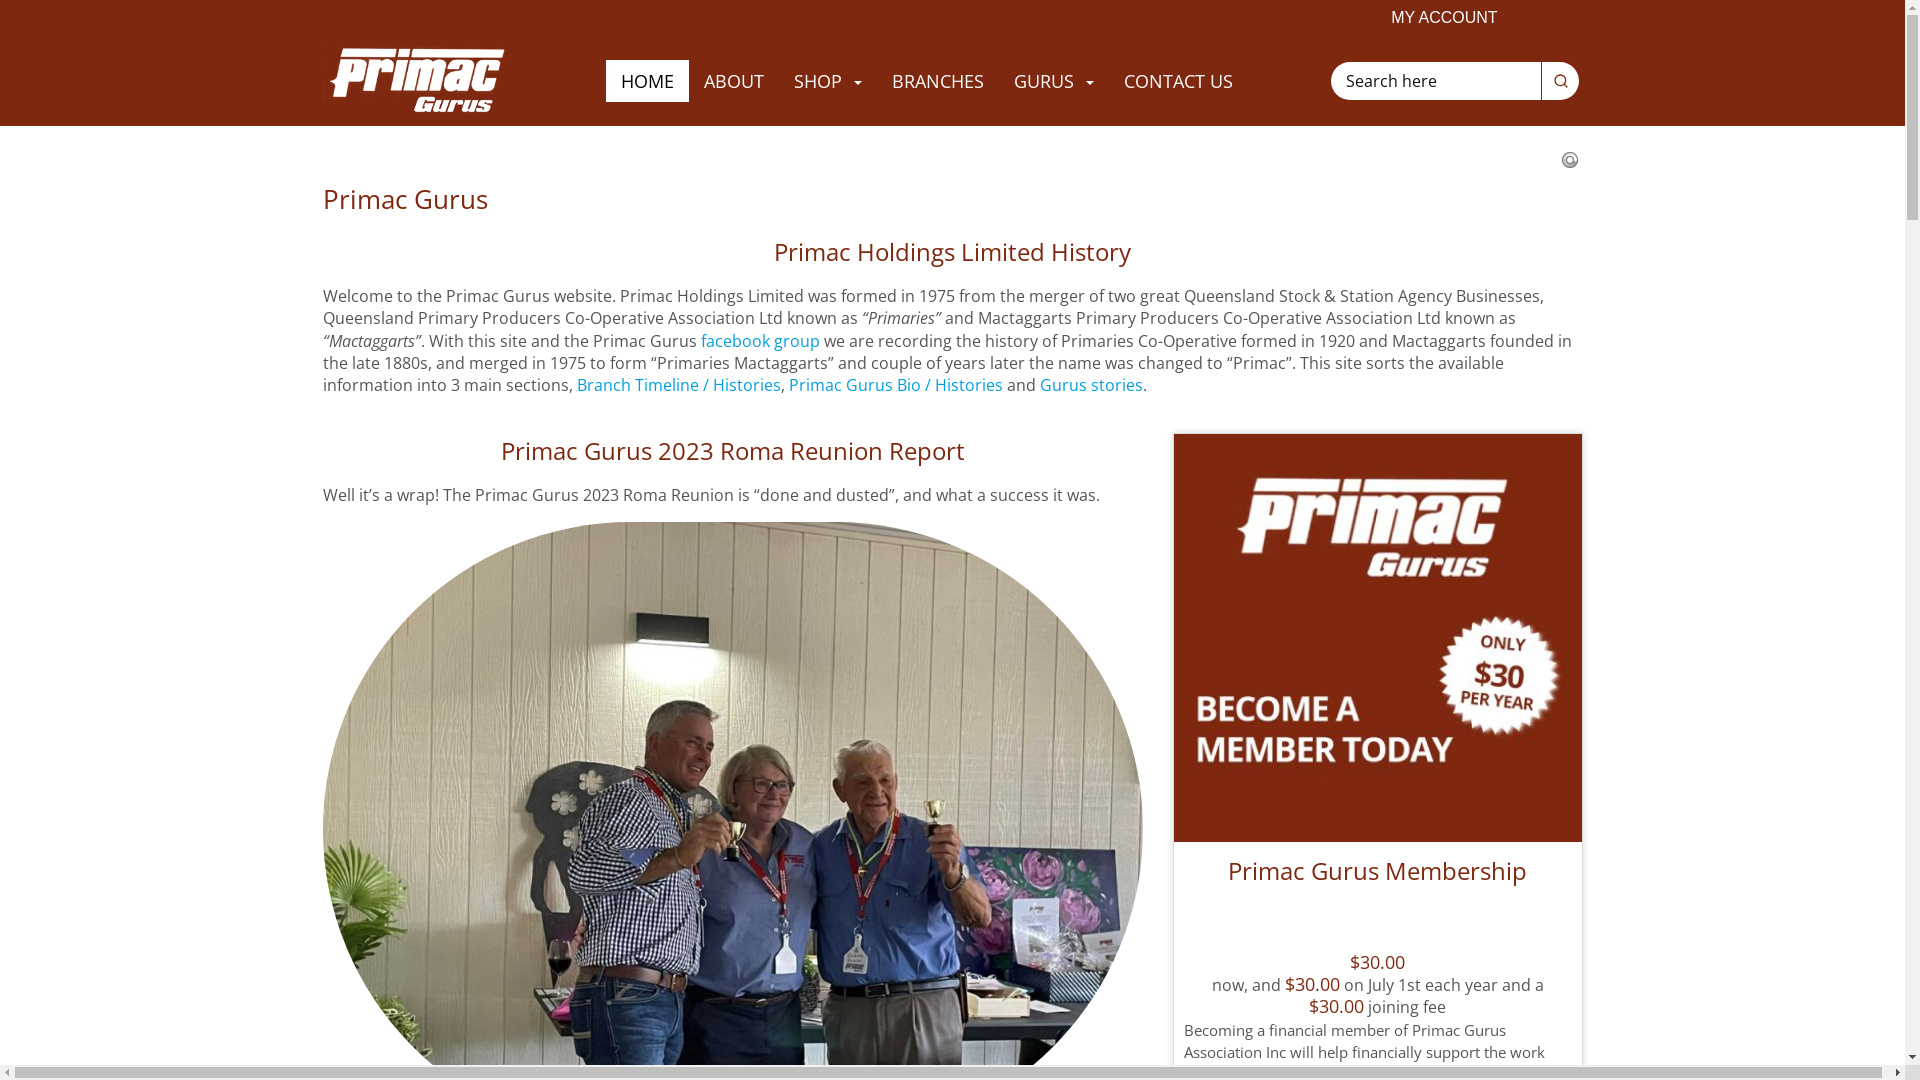 The image size is (1920, 1080). What do you see at coordinates (1178, 80) in the screenshot?
I see `'CONTACT US'` at bounding box center [1178, 80].